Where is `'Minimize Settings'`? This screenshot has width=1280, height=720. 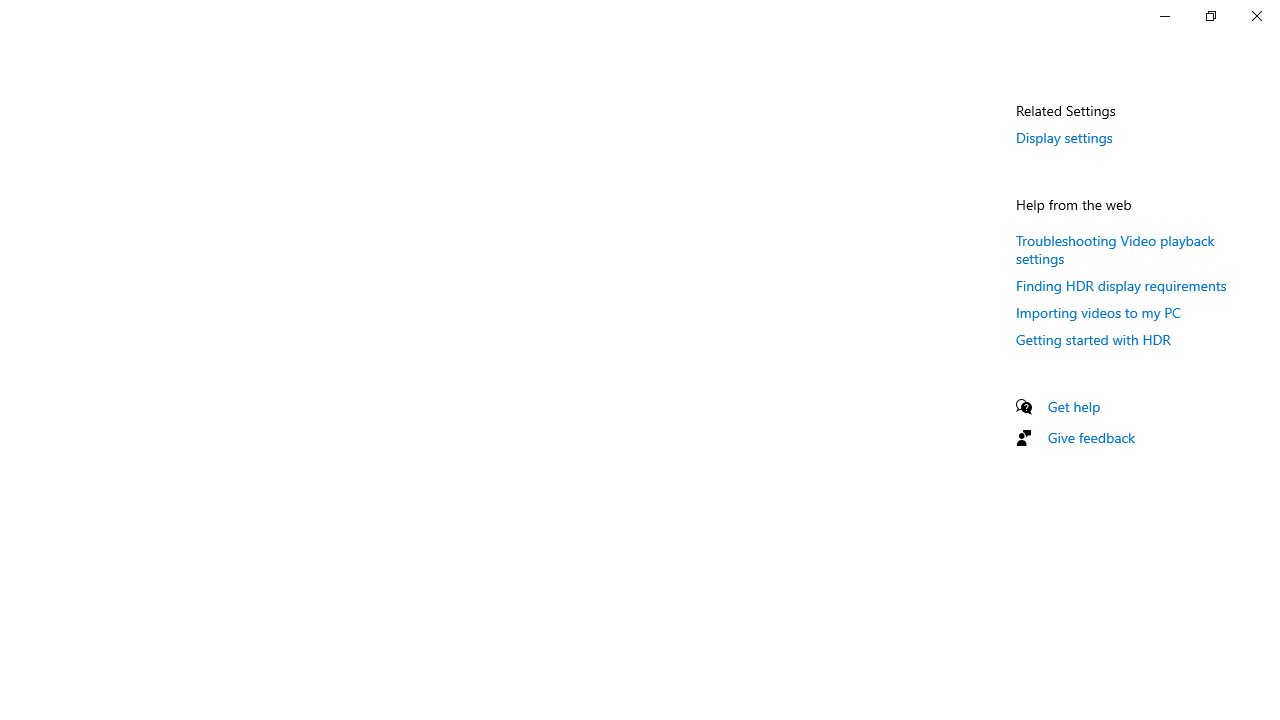 'Minimize Settings' is located at coordinates (1164, 15).